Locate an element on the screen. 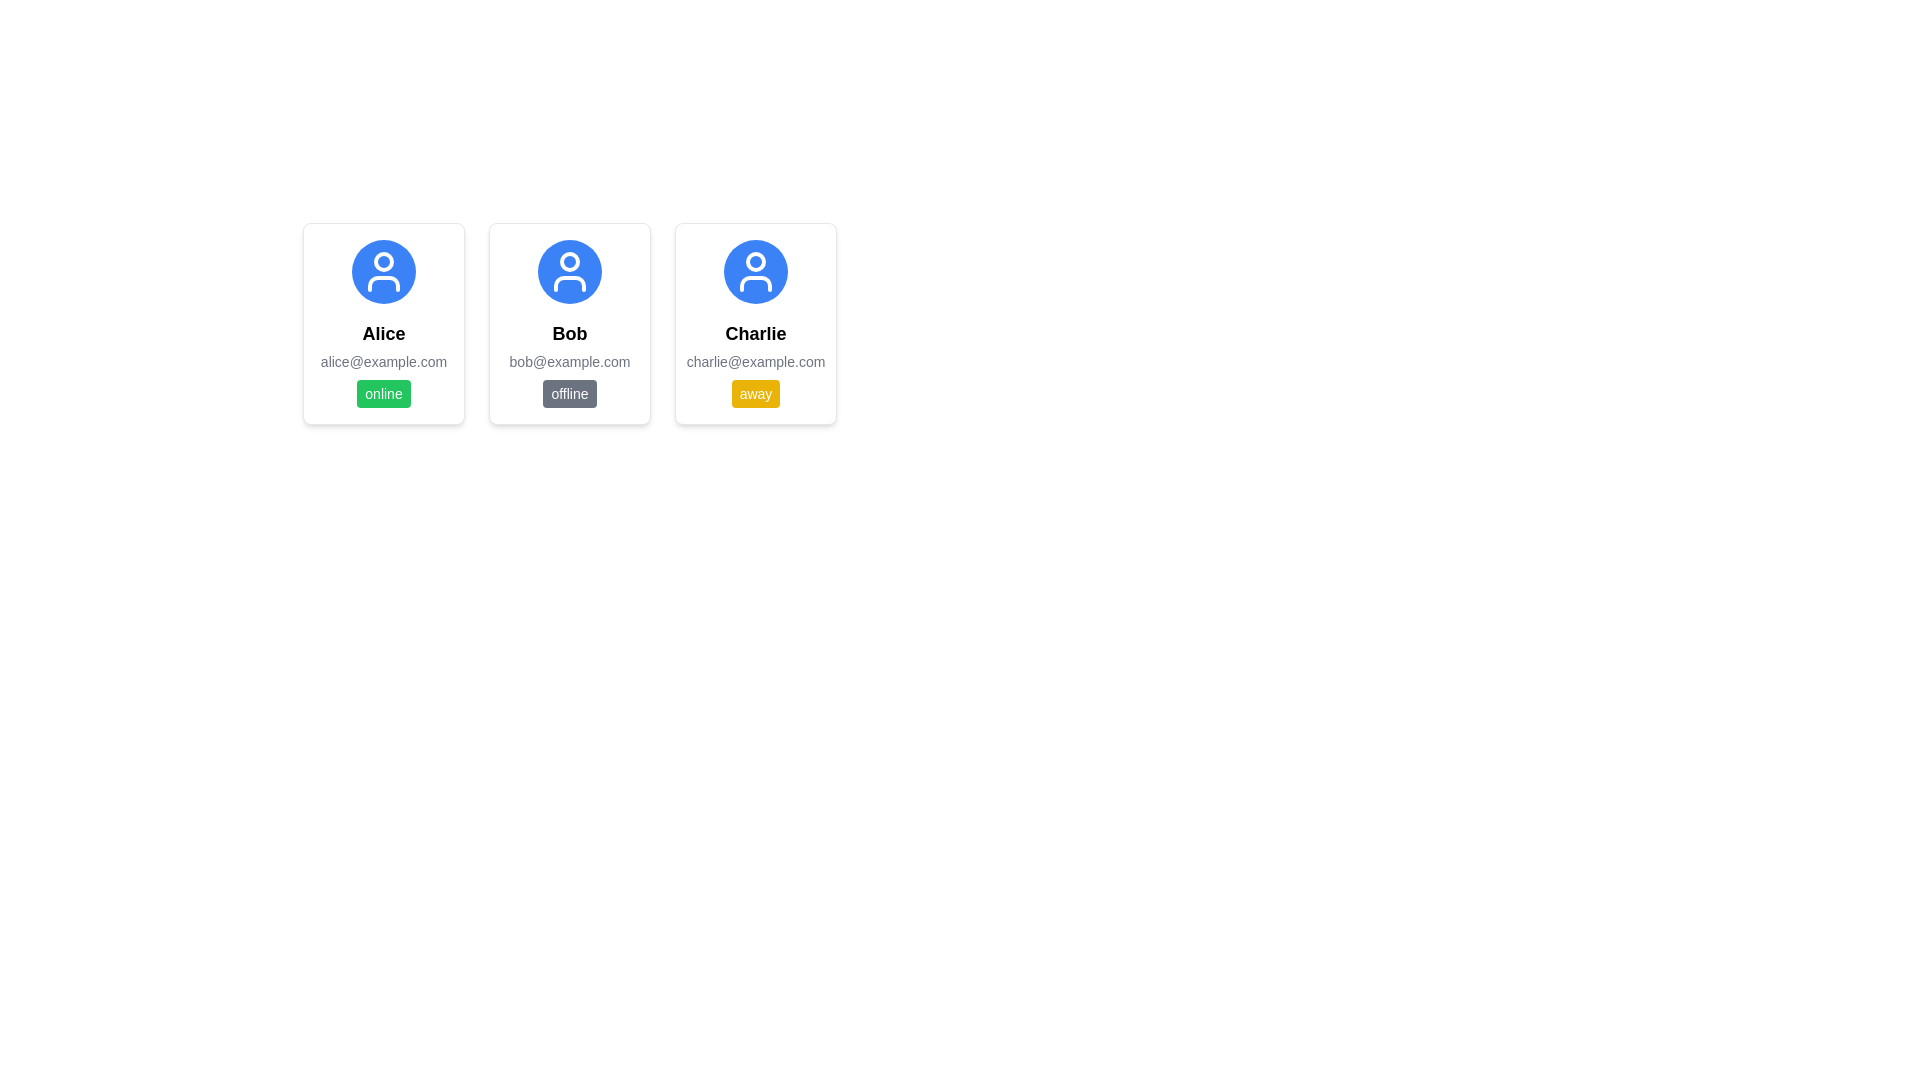 The image size is (1920, 1080). the green rectangular button labeled 'online' located in the lower section of the user details card, positioned below the user's email address and above the card's edge is located at coordinates (384, 393).